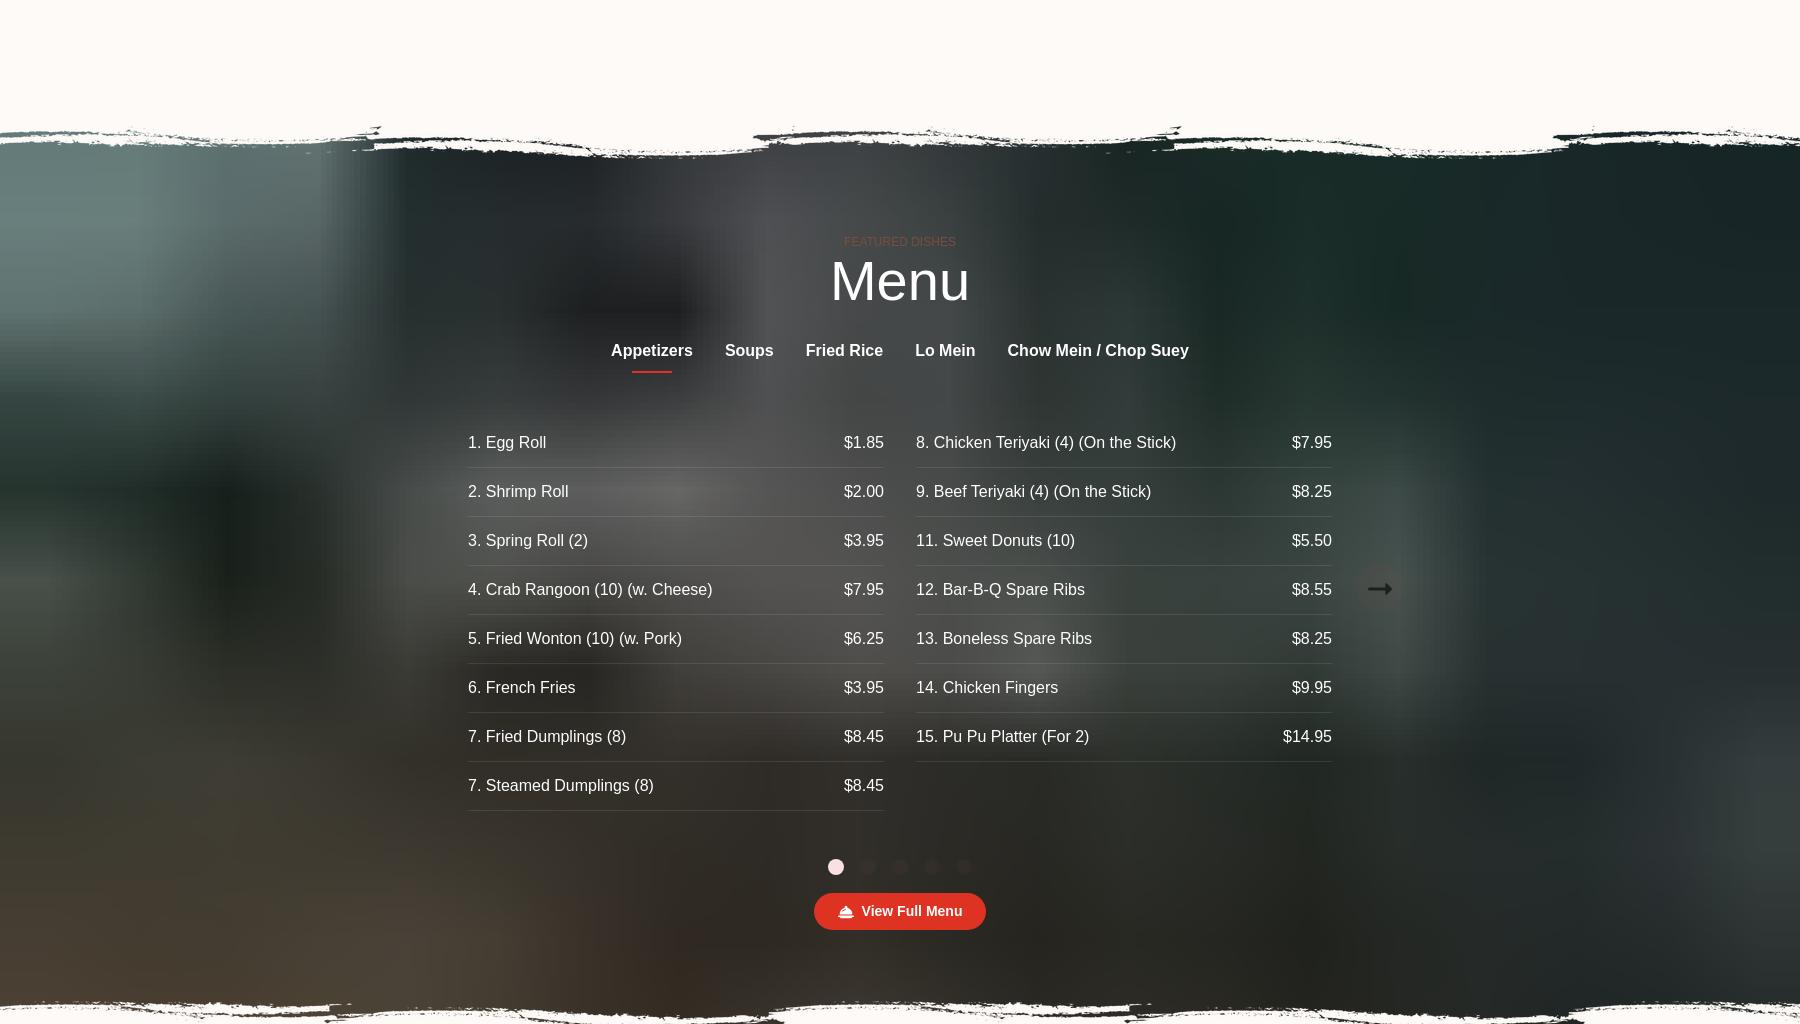 This screenshot has height=1024, width=1800. Describe the element at coordinates (1663, 442) in the screenshot. I see `'44. Mixed Vegetables'` at that location.